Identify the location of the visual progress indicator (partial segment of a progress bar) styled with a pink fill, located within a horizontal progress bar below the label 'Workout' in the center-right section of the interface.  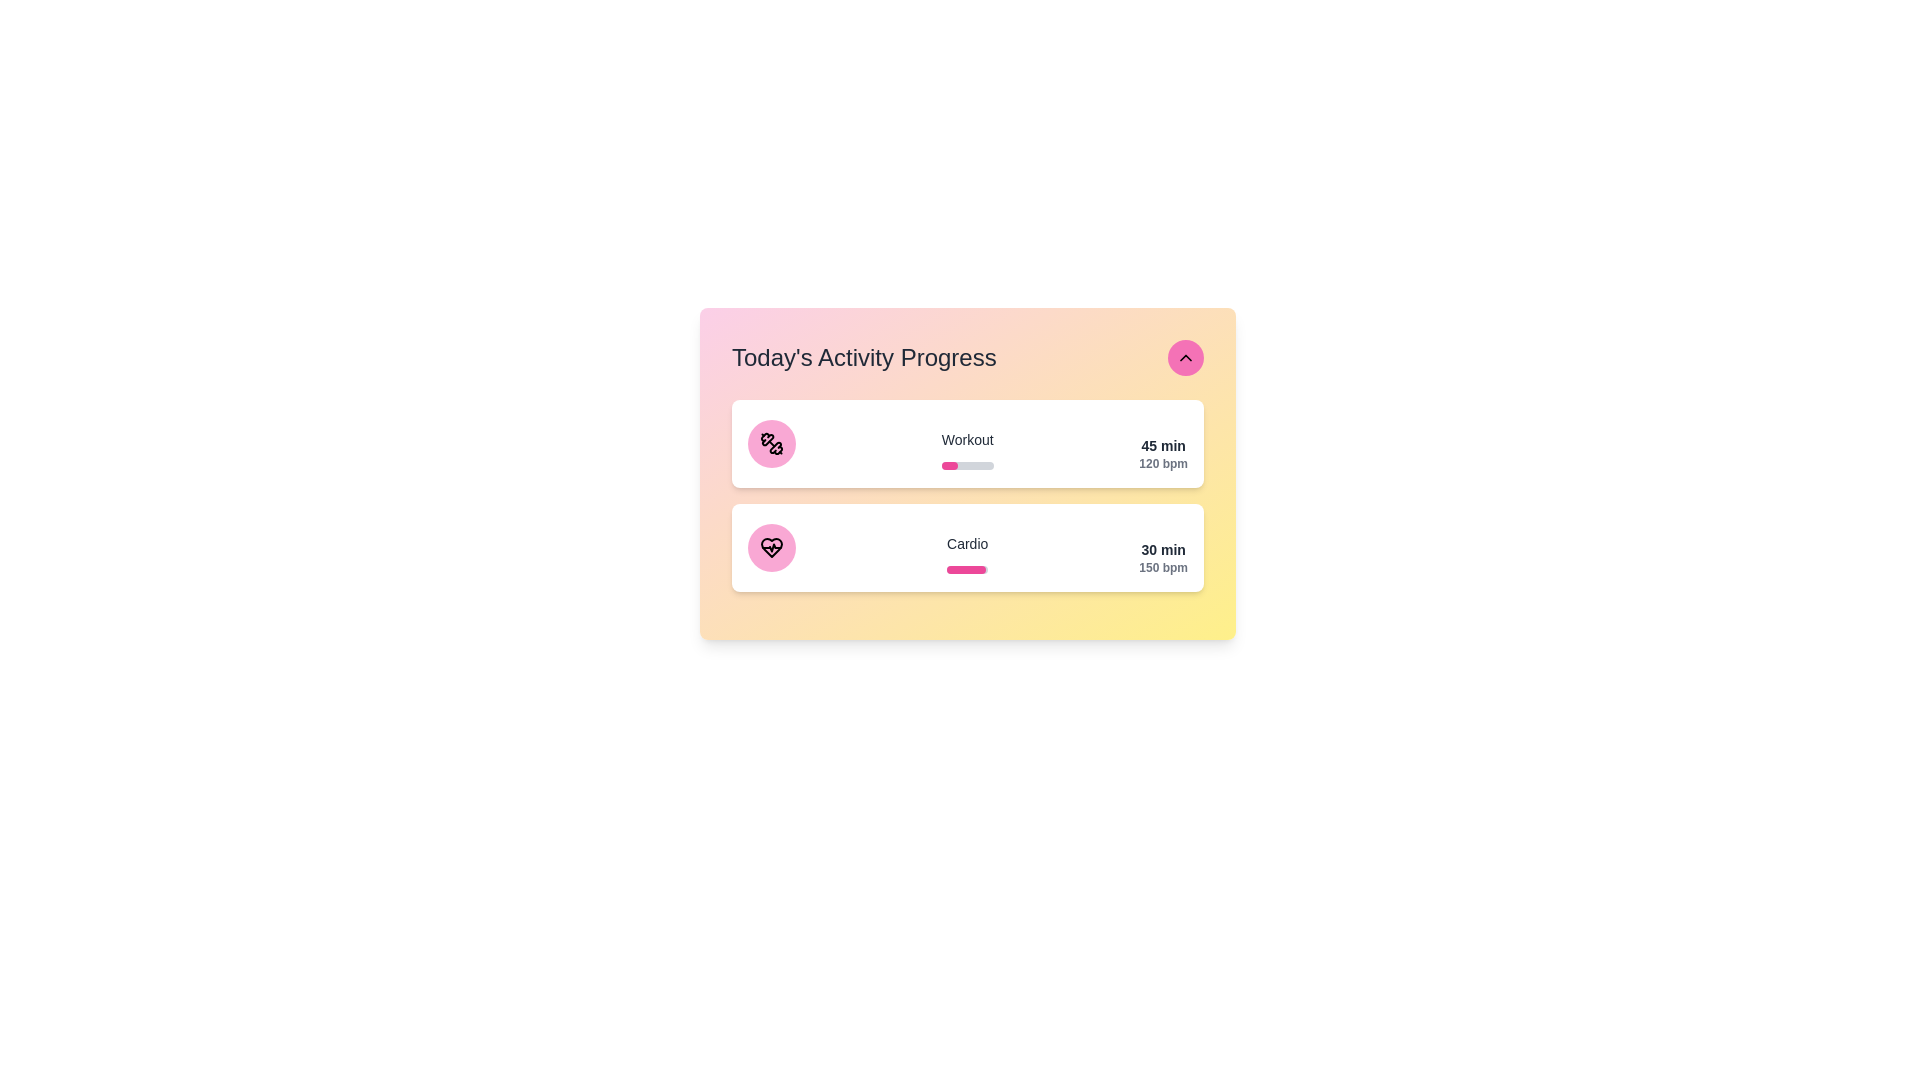
(948, 466).